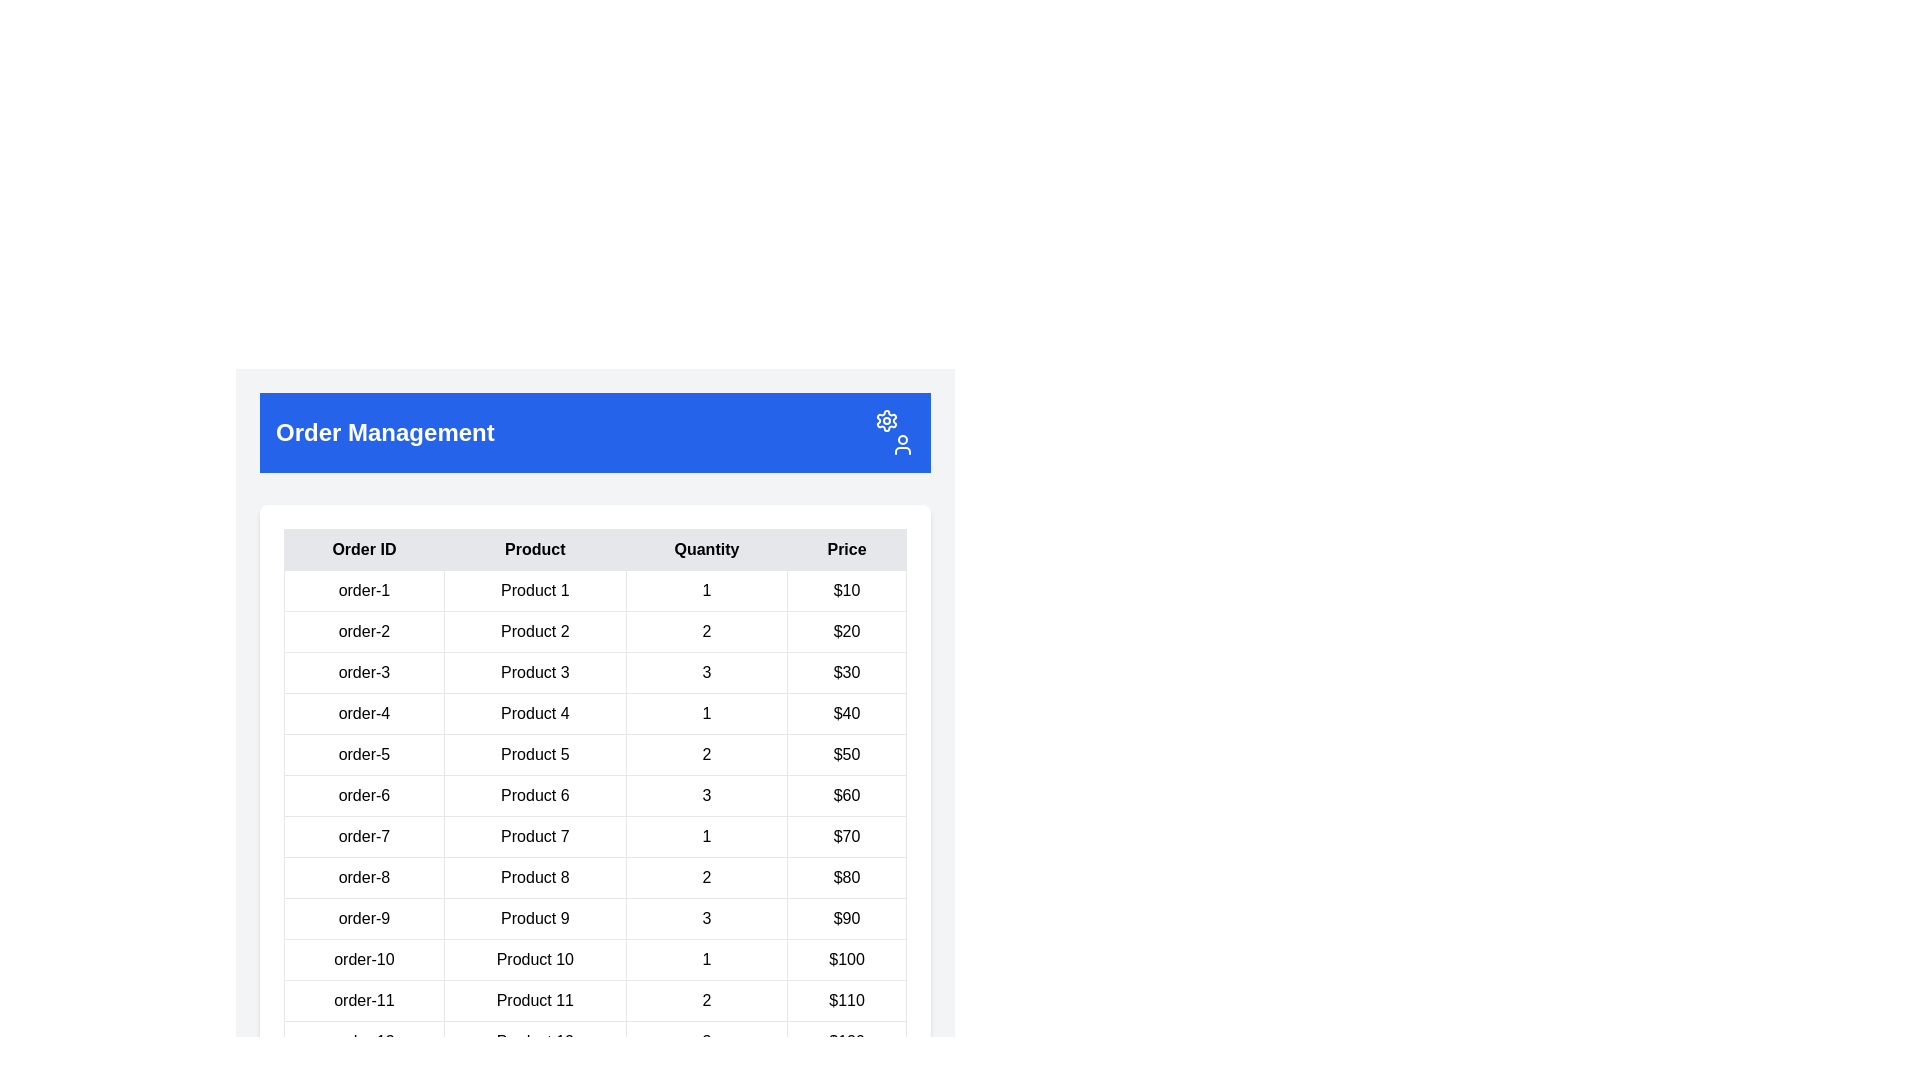  What do you see at coordinates (594, 1001) in the screenshot?
I see `the eleventh row in the order management table, which displays order-related details` at bounding box center [594, 1001].